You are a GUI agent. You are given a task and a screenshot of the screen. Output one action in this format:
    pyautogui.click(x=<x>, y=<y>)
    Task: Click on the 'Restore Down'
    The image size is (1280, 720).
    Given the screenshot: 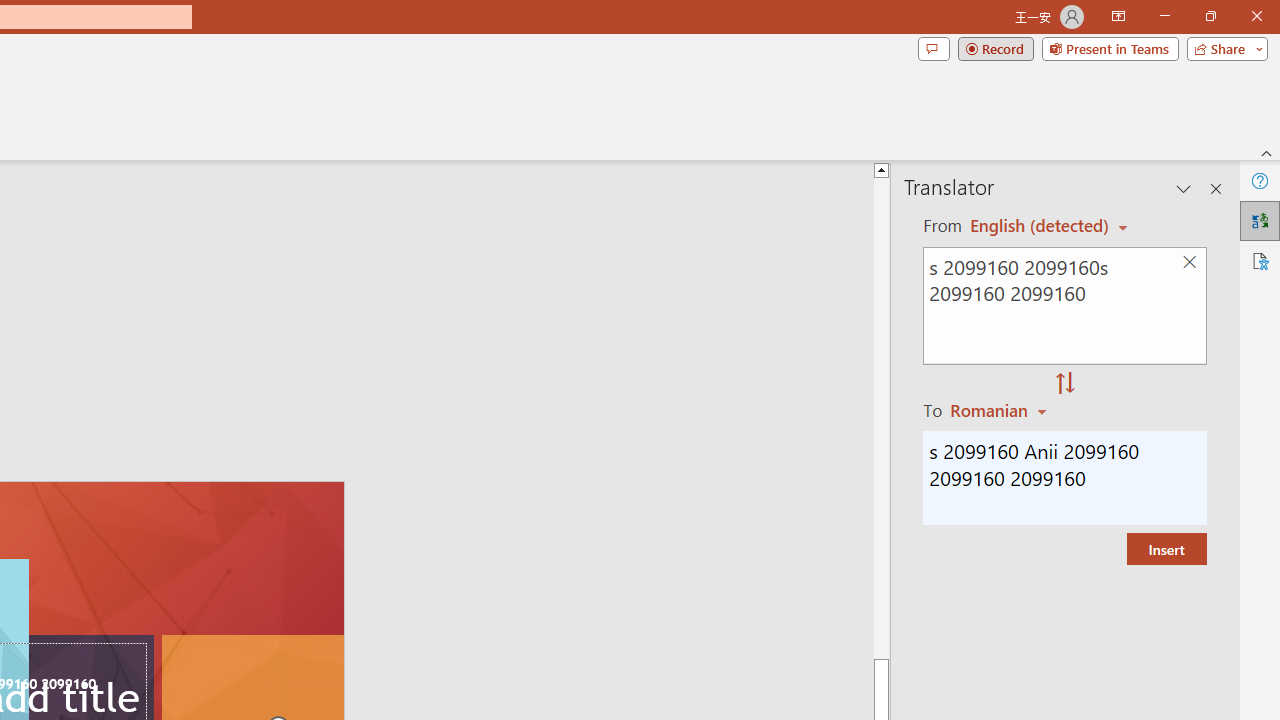 What is the action you would take?
    pyautogui.click(x=1209, y=16)
    